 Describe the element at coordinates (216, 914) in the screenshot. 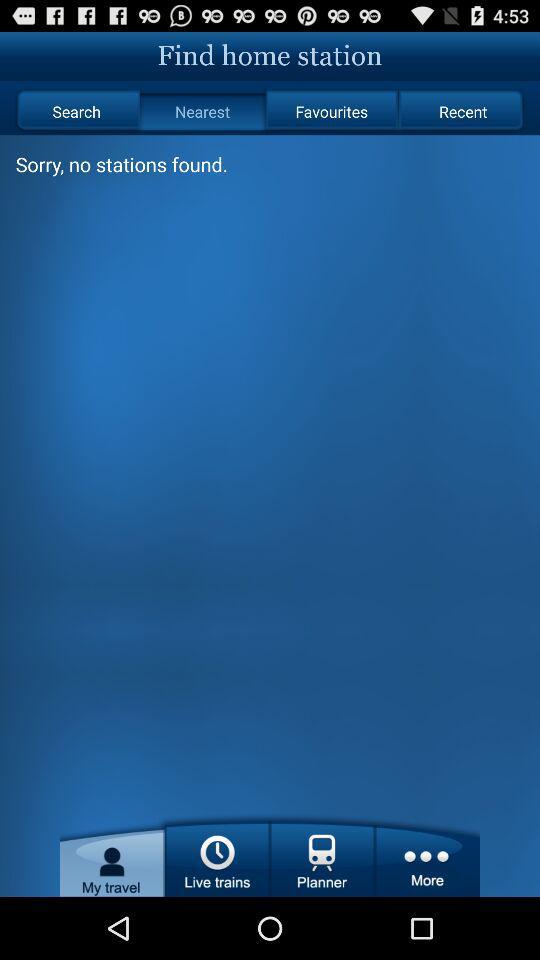

I see `the time icon` at that location.